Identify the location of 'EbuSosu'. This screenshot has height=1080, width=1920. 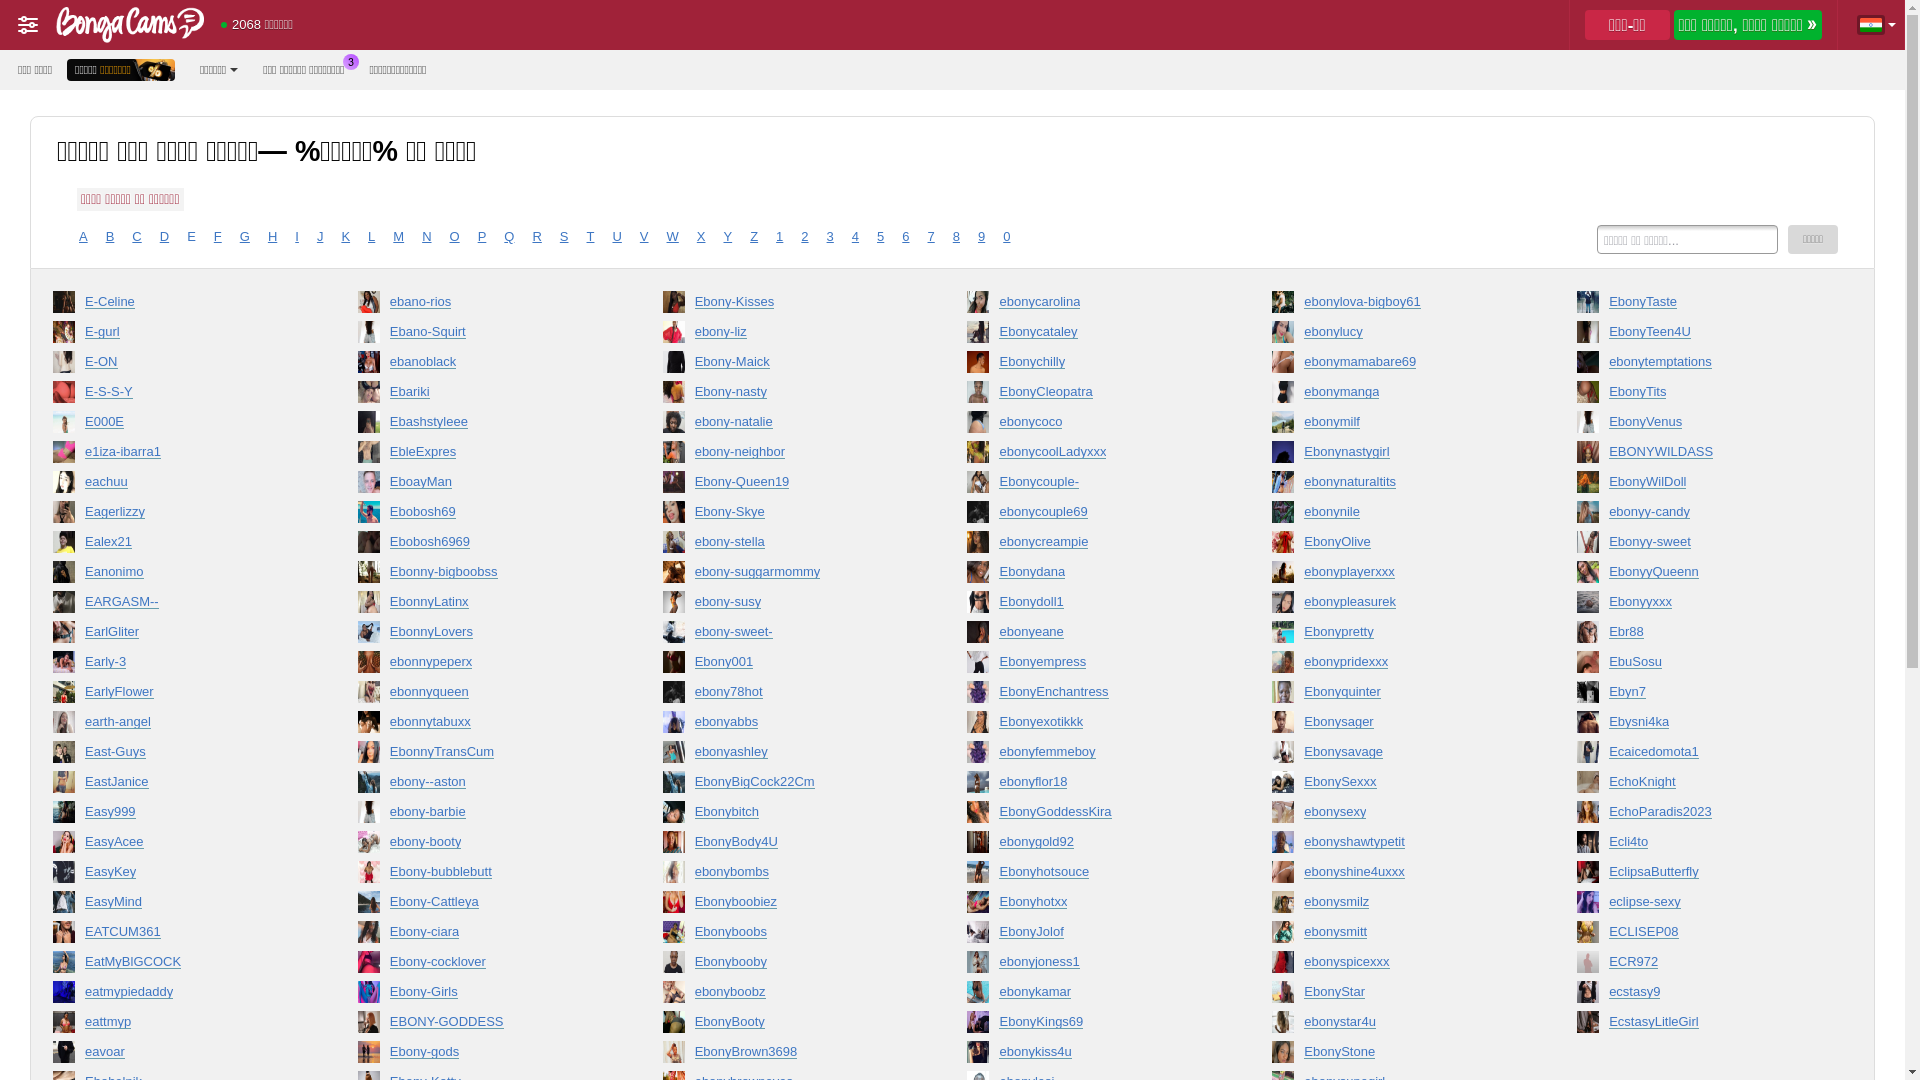
(1699, 666).